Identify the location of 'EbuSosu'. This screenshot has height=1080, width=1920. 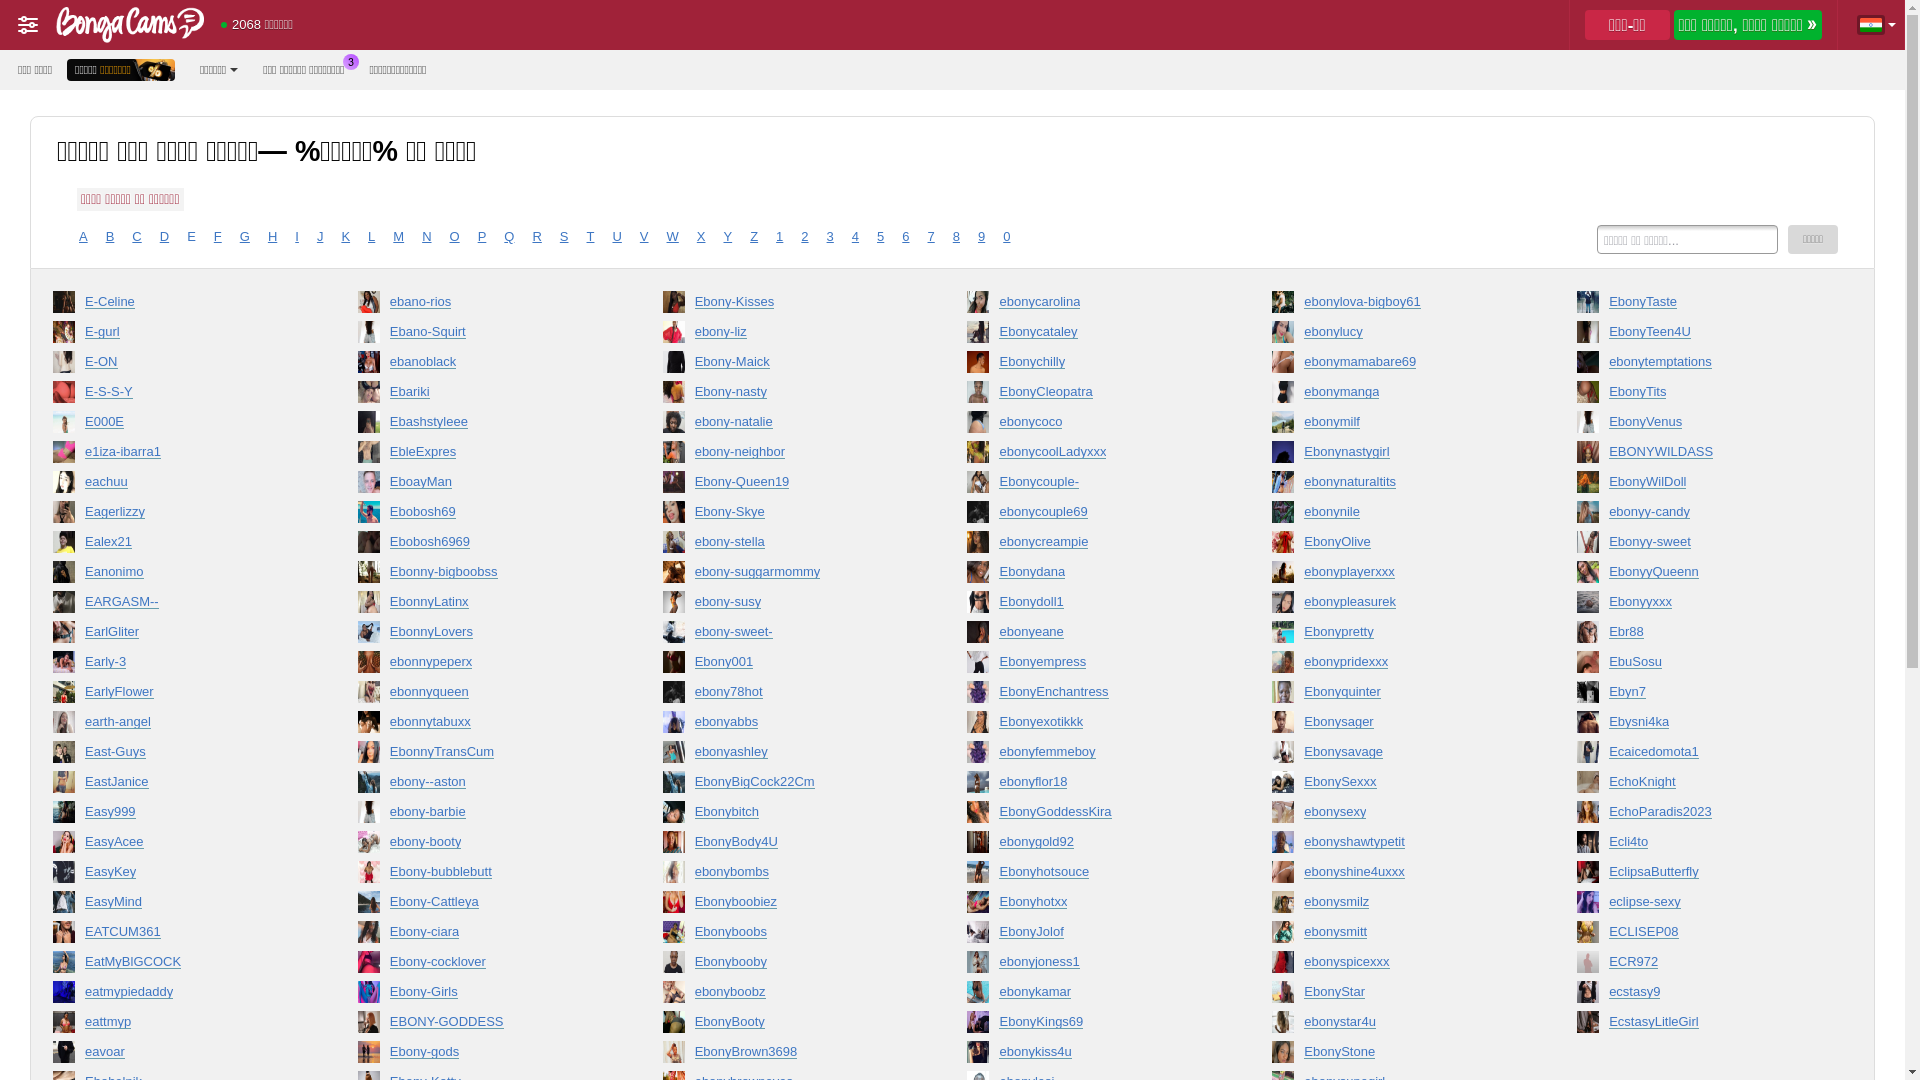
(1699, 666).